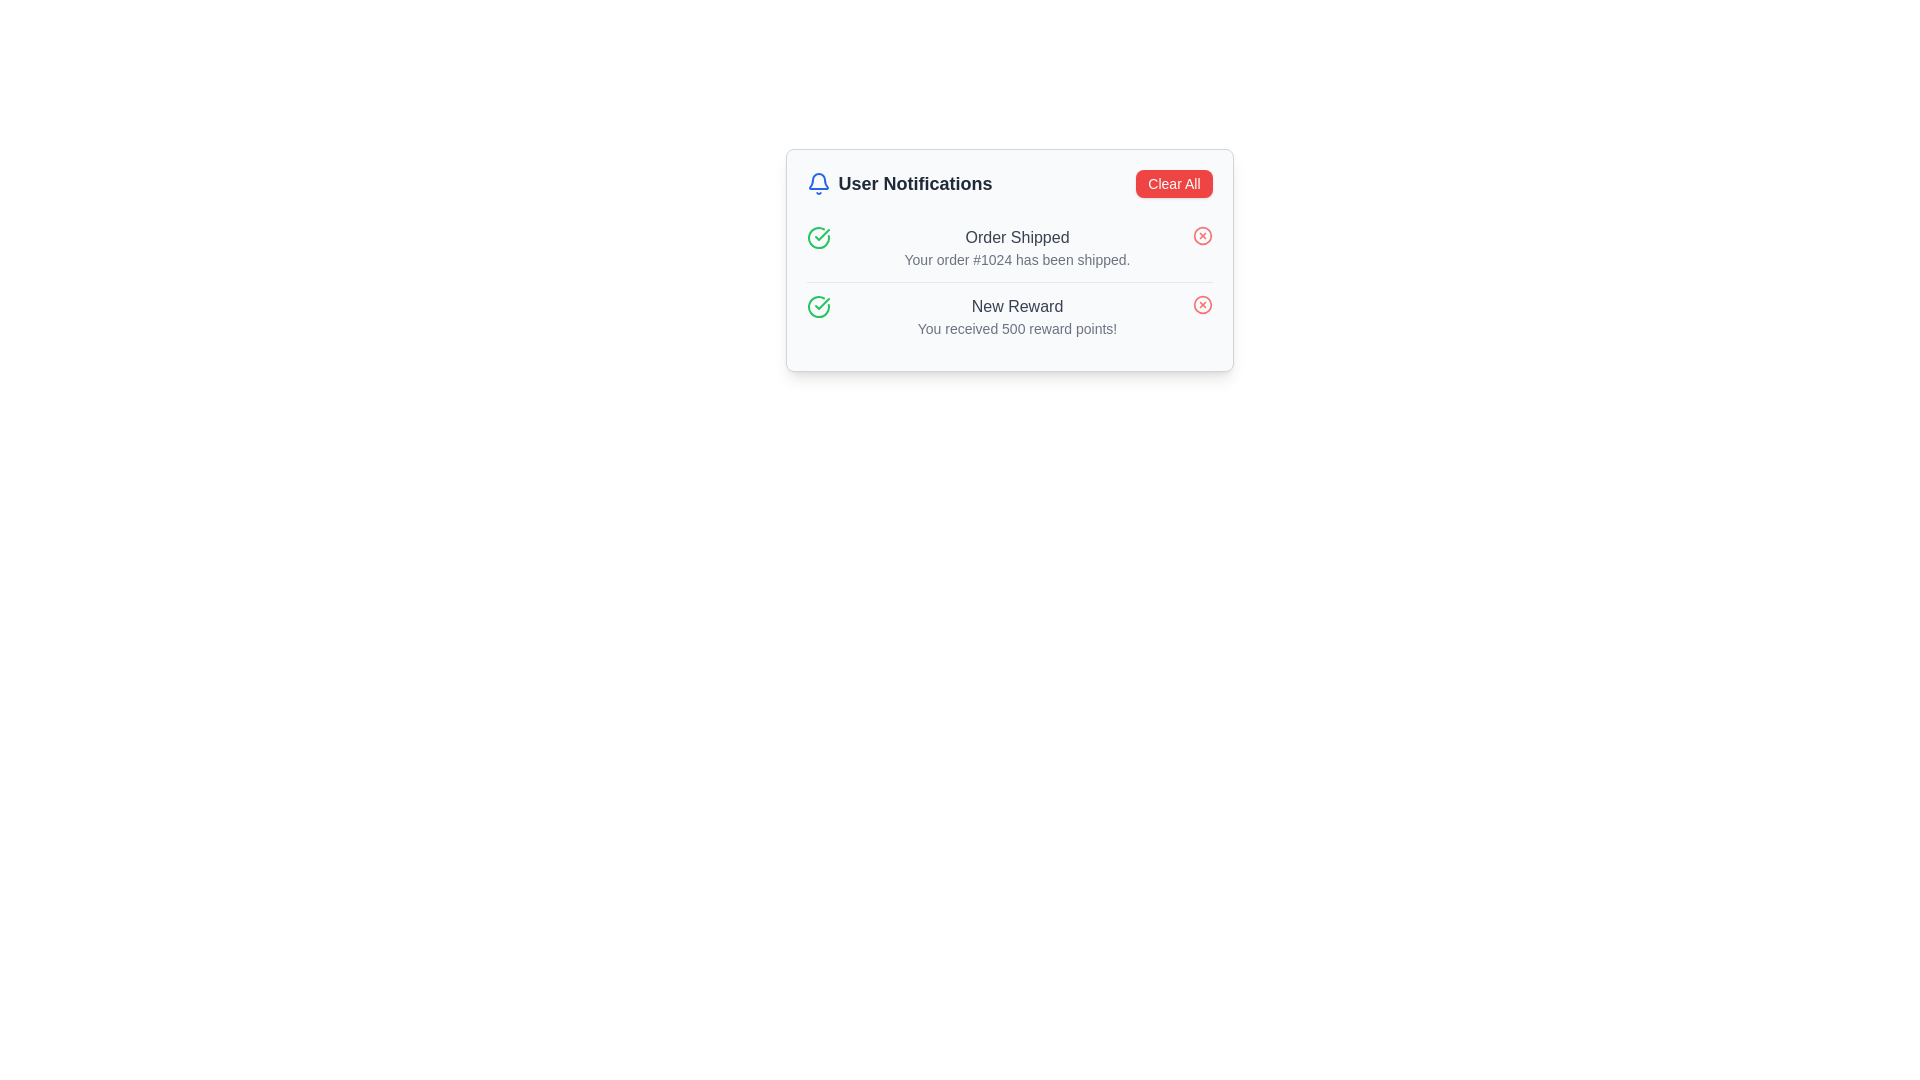  What do you see at coordinates (818, 237) in the screenshot?
I see `the circular green icon with a checkmark inside it, which is located to the left of the 'Order Shipped' notification text area` at bounding box center [818, 237].